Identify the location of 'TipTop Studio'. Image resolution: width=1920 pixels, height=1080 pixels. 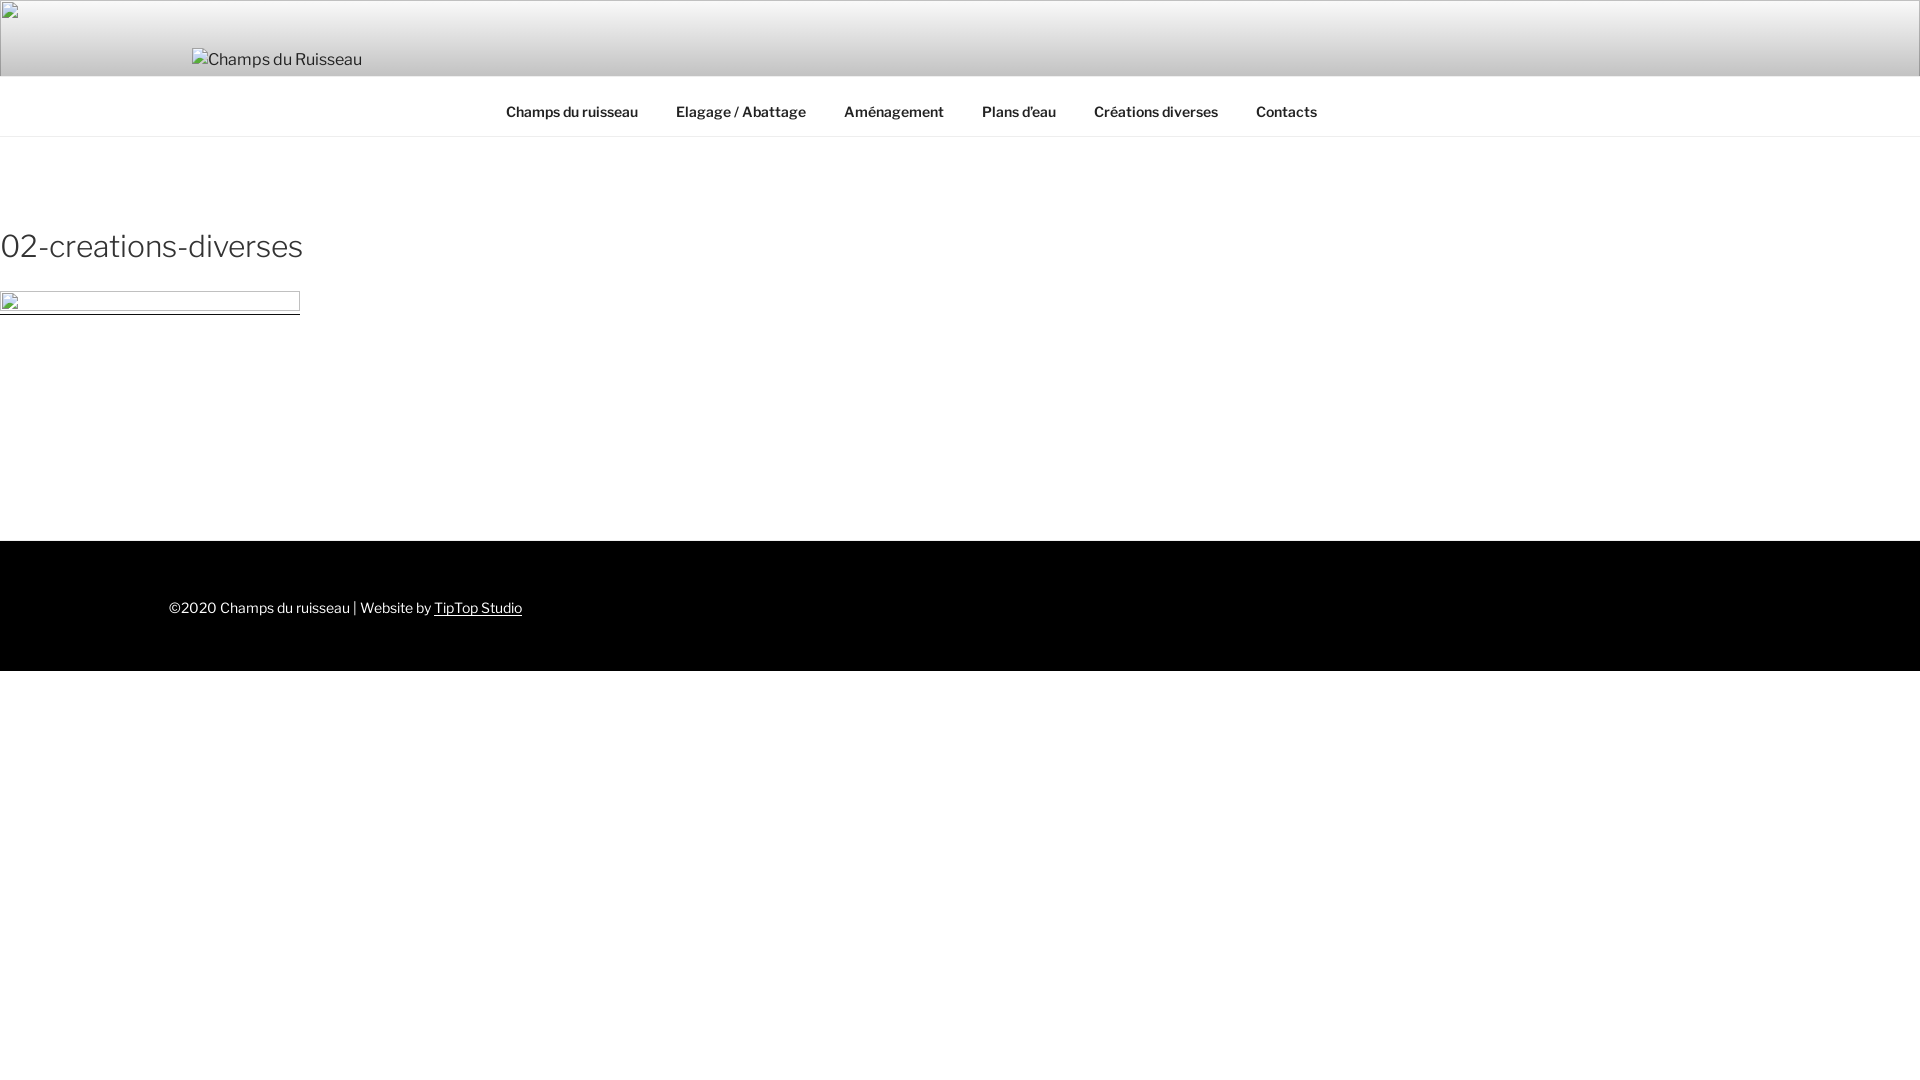
(477, 606).